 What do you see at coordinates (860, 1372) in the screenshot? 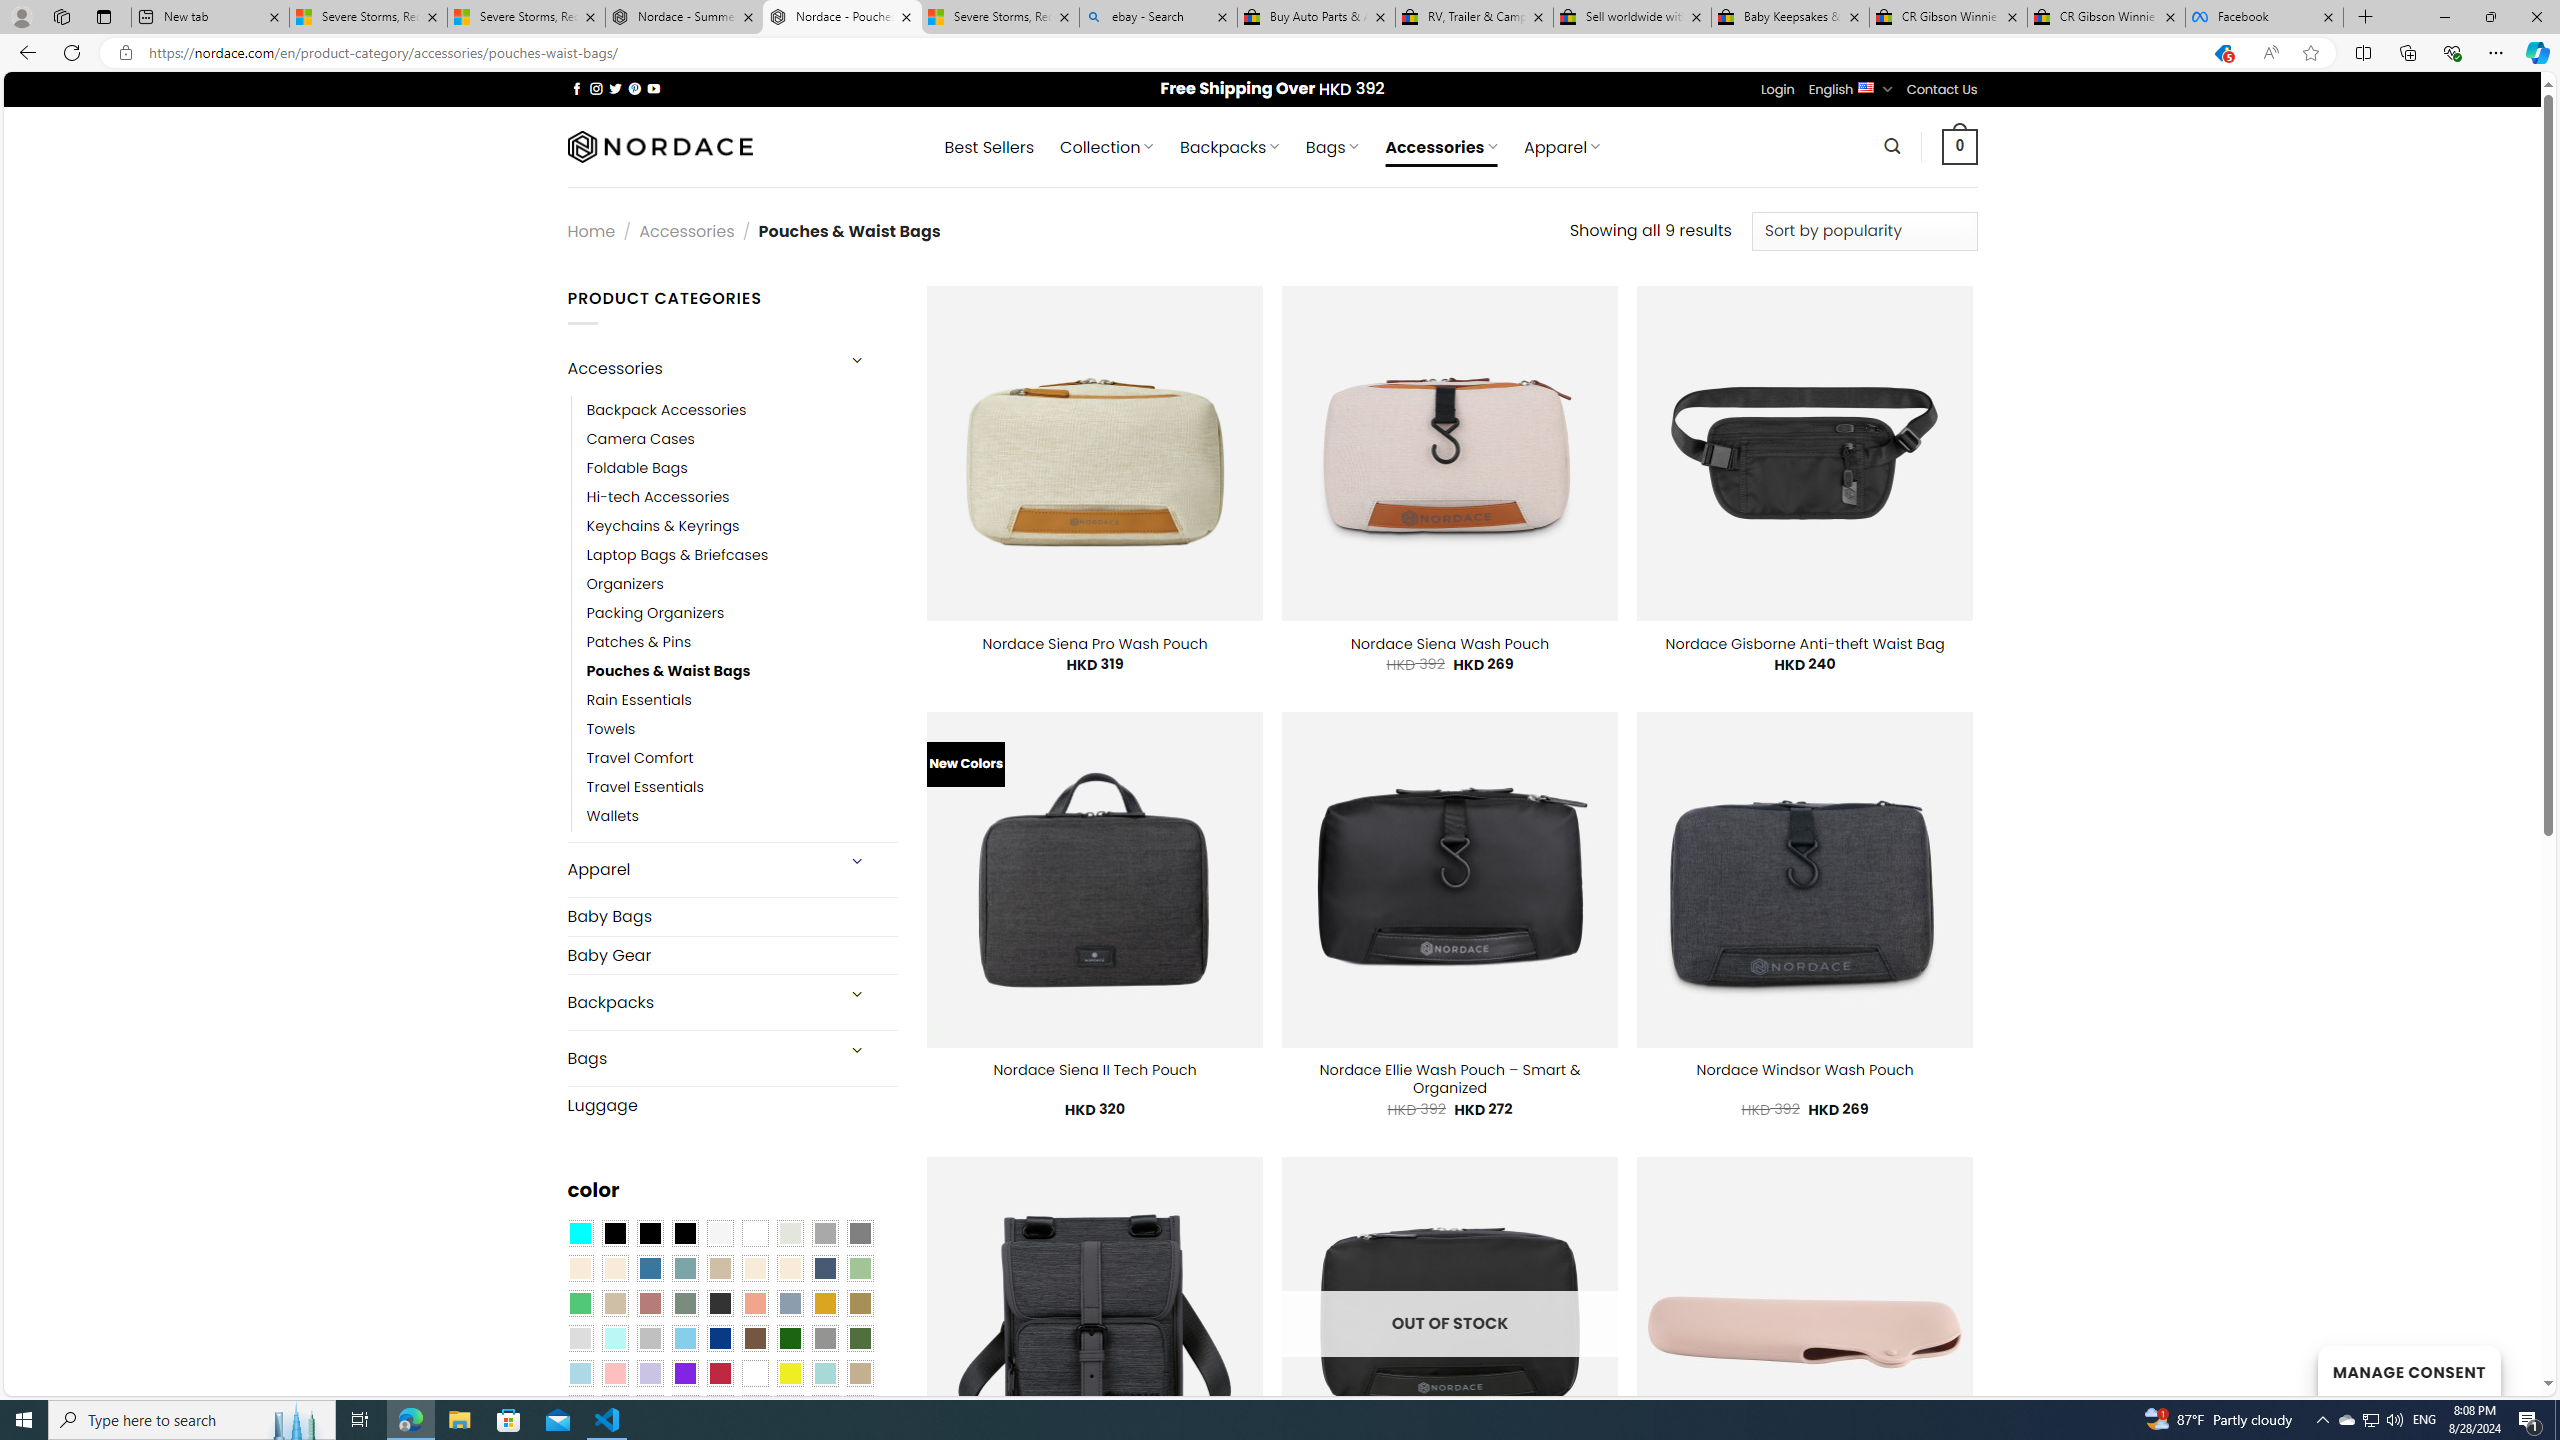
I see `'Khaki'` at bounding box center [860, 1372].